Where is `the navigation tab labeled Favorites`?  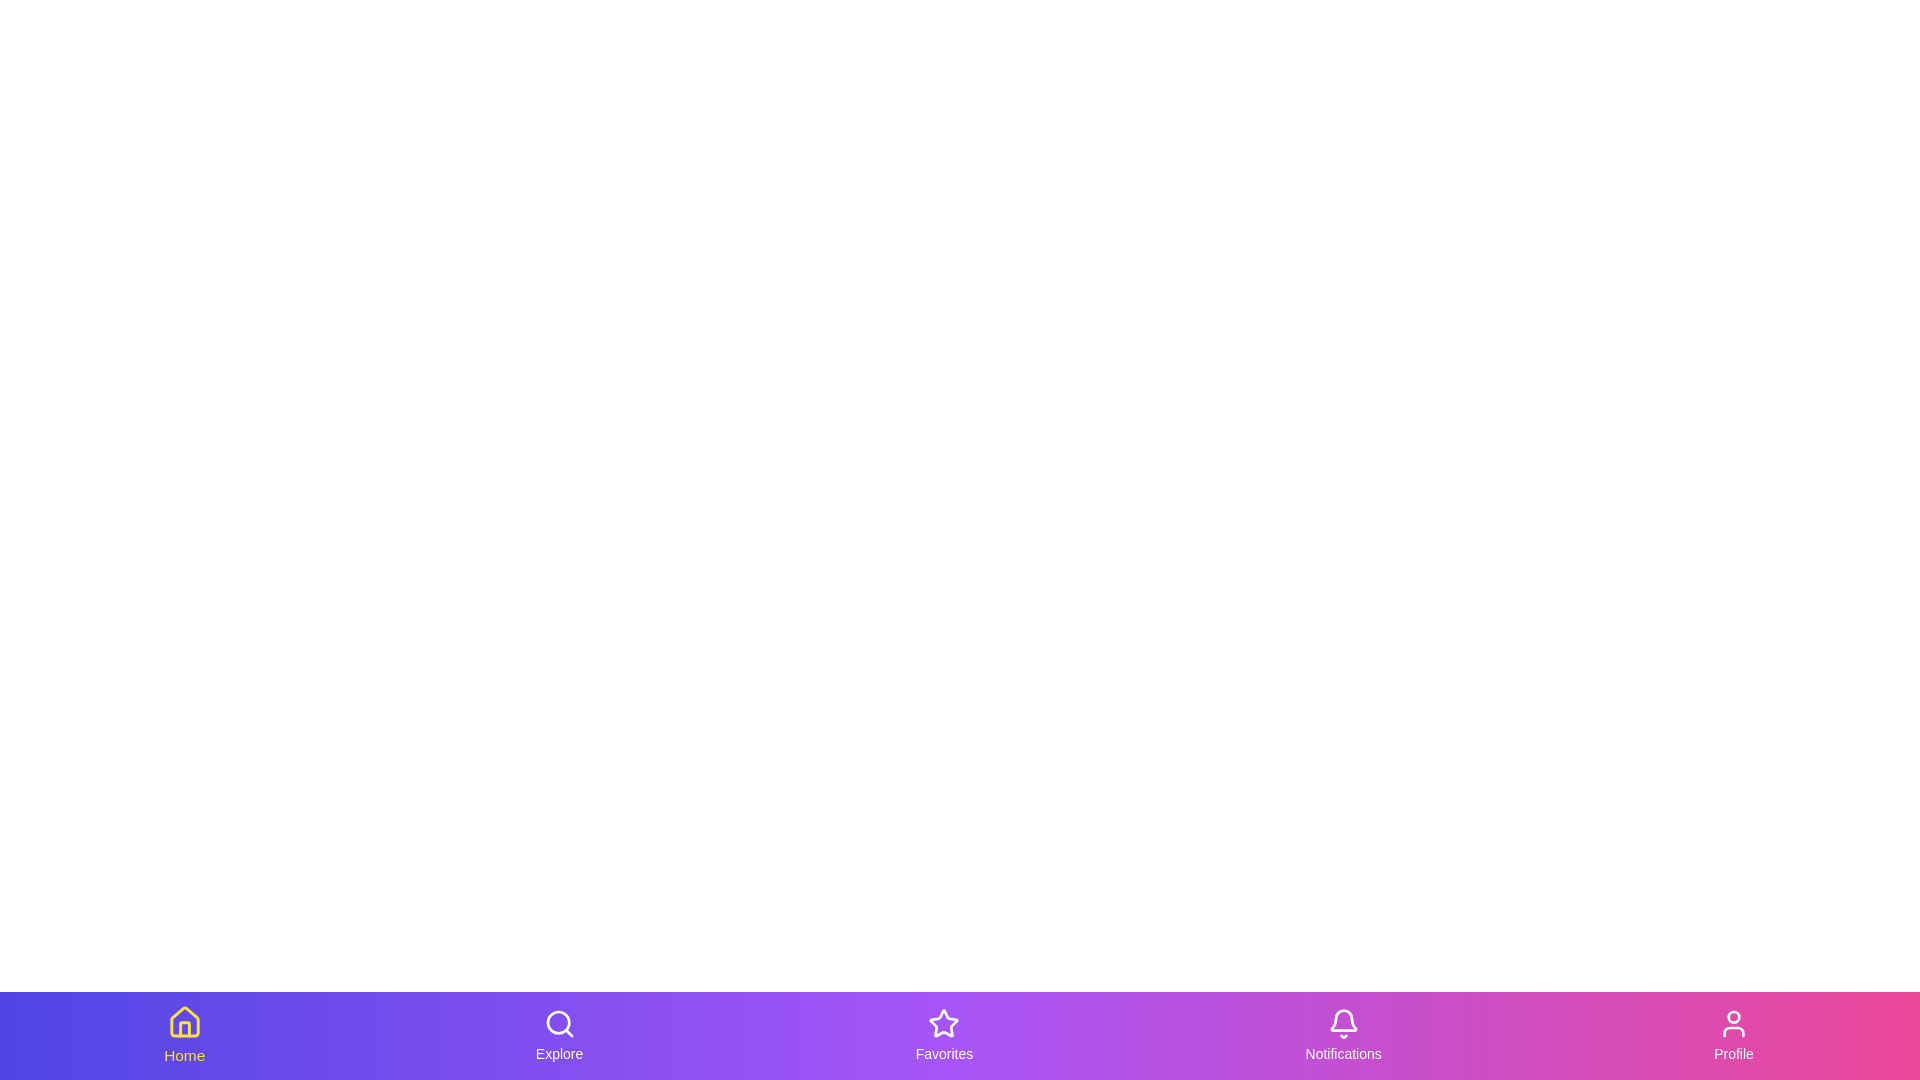 the navigation tab labeled Favorites is located at coordinates (943, 1035).